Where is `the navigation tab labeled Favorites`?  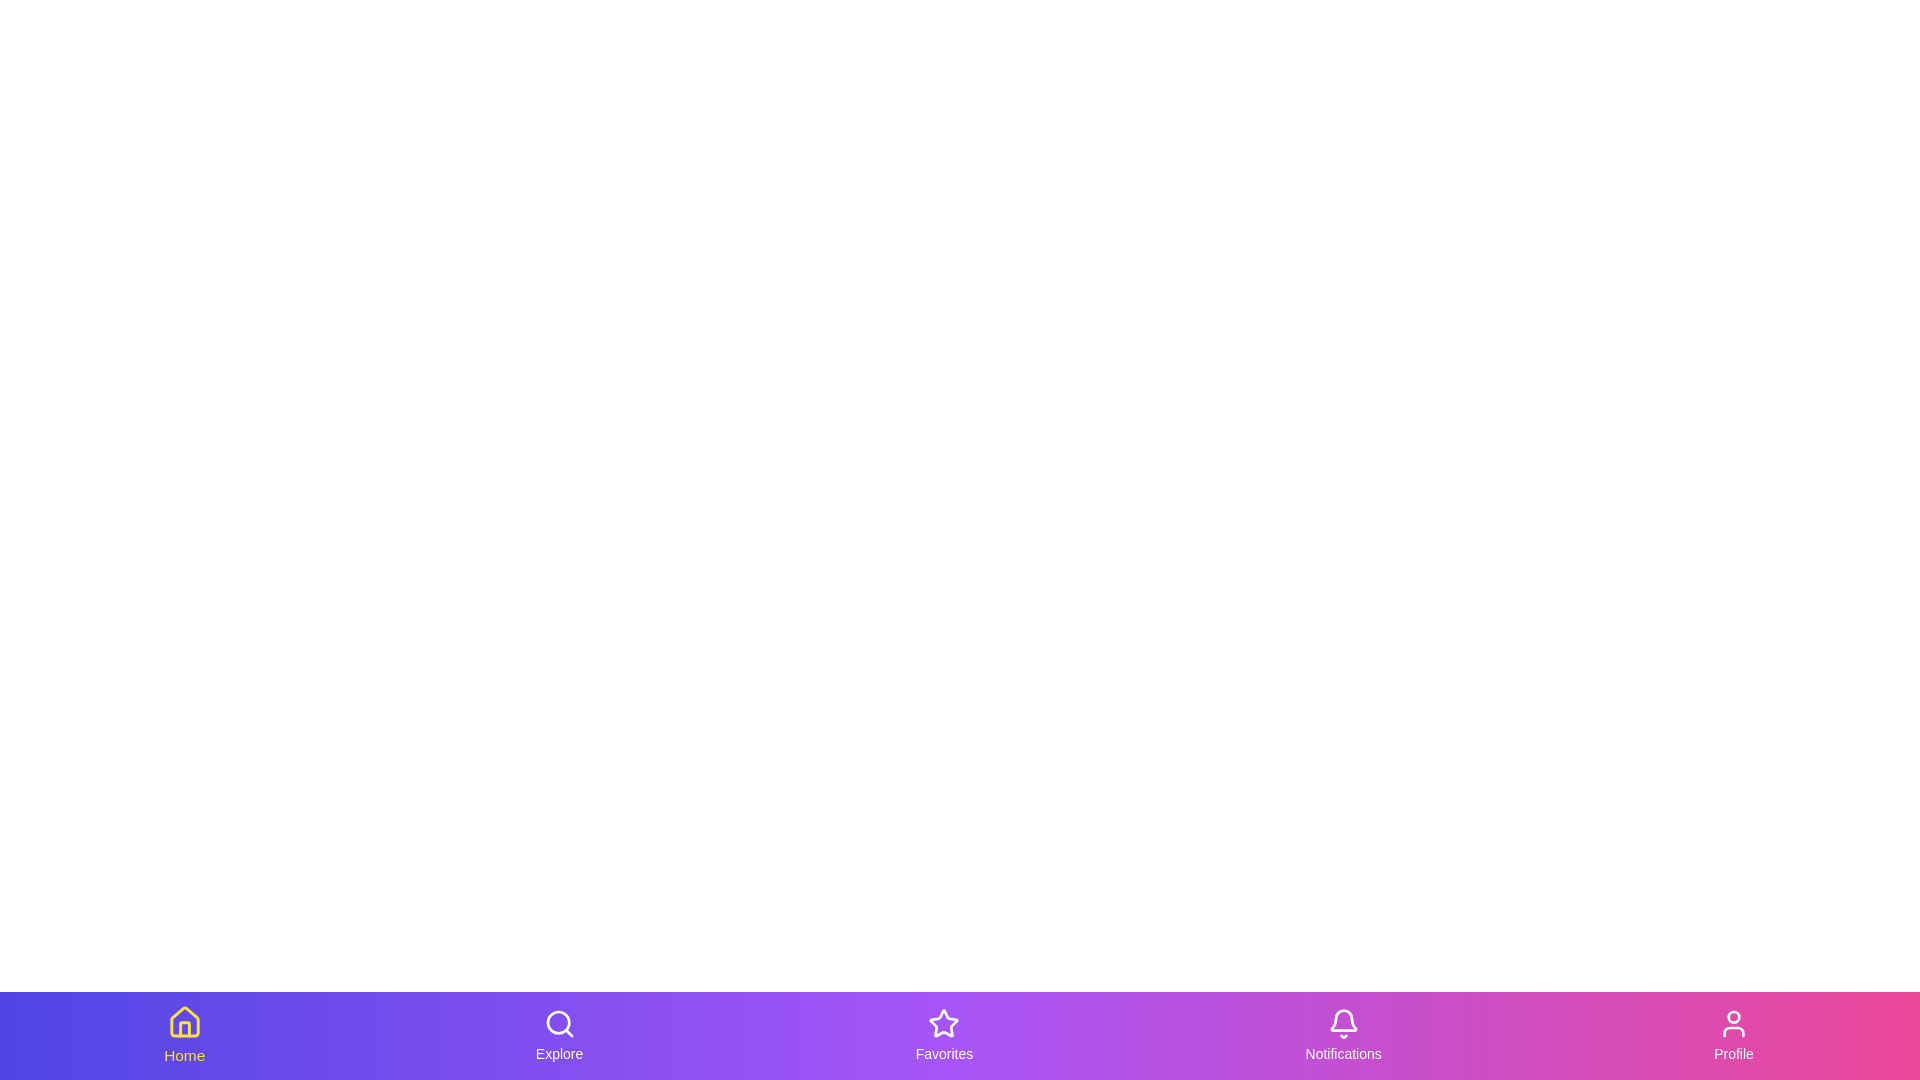 the navigation tab labeled Favorites is located at coordinates (943, 1035).